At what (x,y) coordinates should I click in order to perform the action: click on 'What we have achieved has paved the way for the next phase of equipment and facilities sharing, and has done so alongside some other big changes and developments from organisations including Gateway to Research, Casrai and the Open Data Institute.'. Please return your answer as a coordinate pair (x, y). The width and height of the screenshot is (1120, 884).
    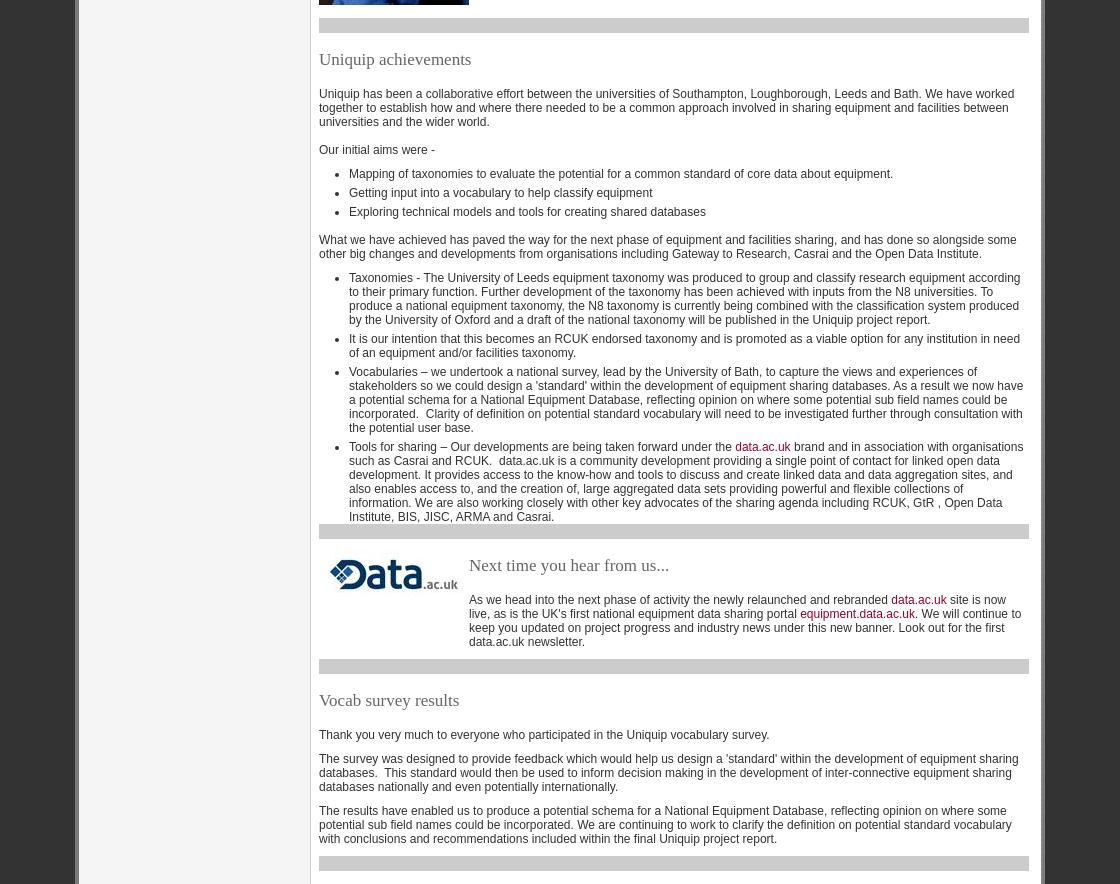
    Looking at the image, I should click on (667, 246).